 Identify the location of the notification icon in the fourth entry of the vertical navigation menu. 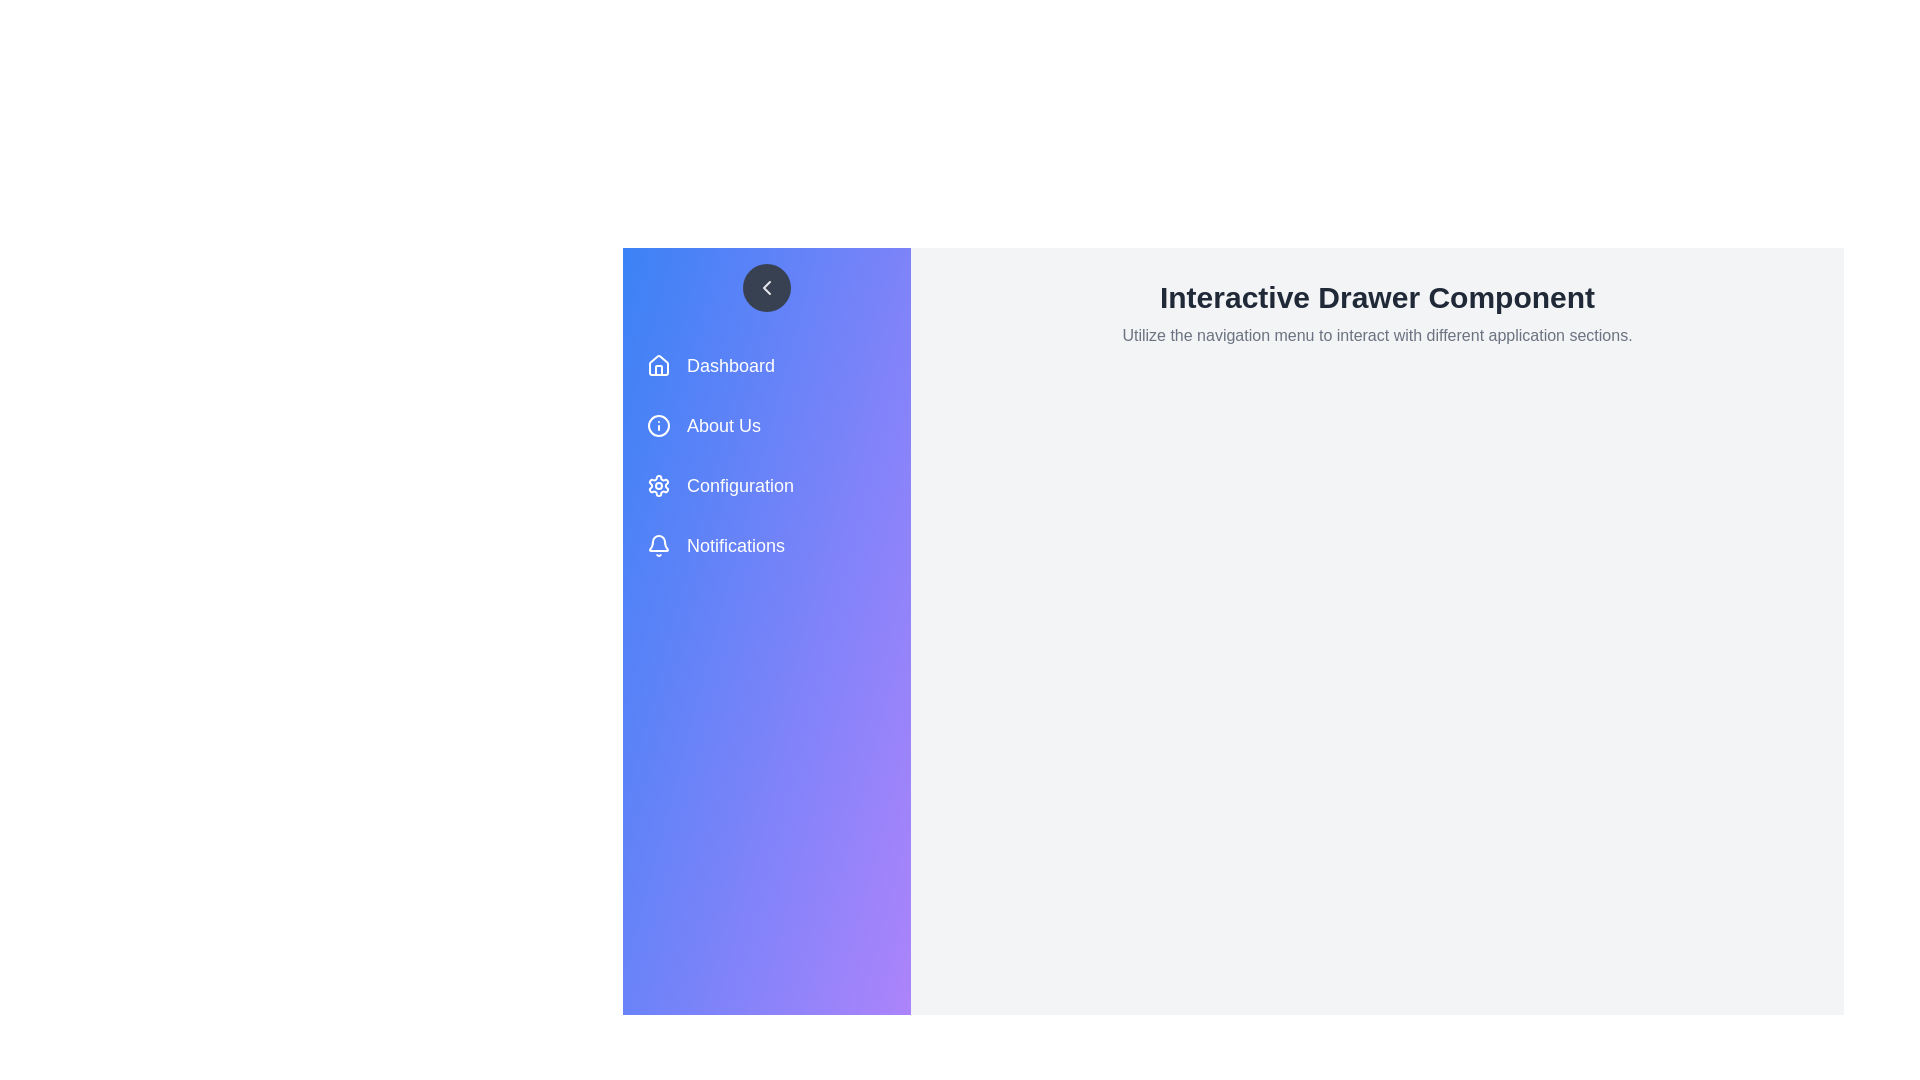
(658, 543).